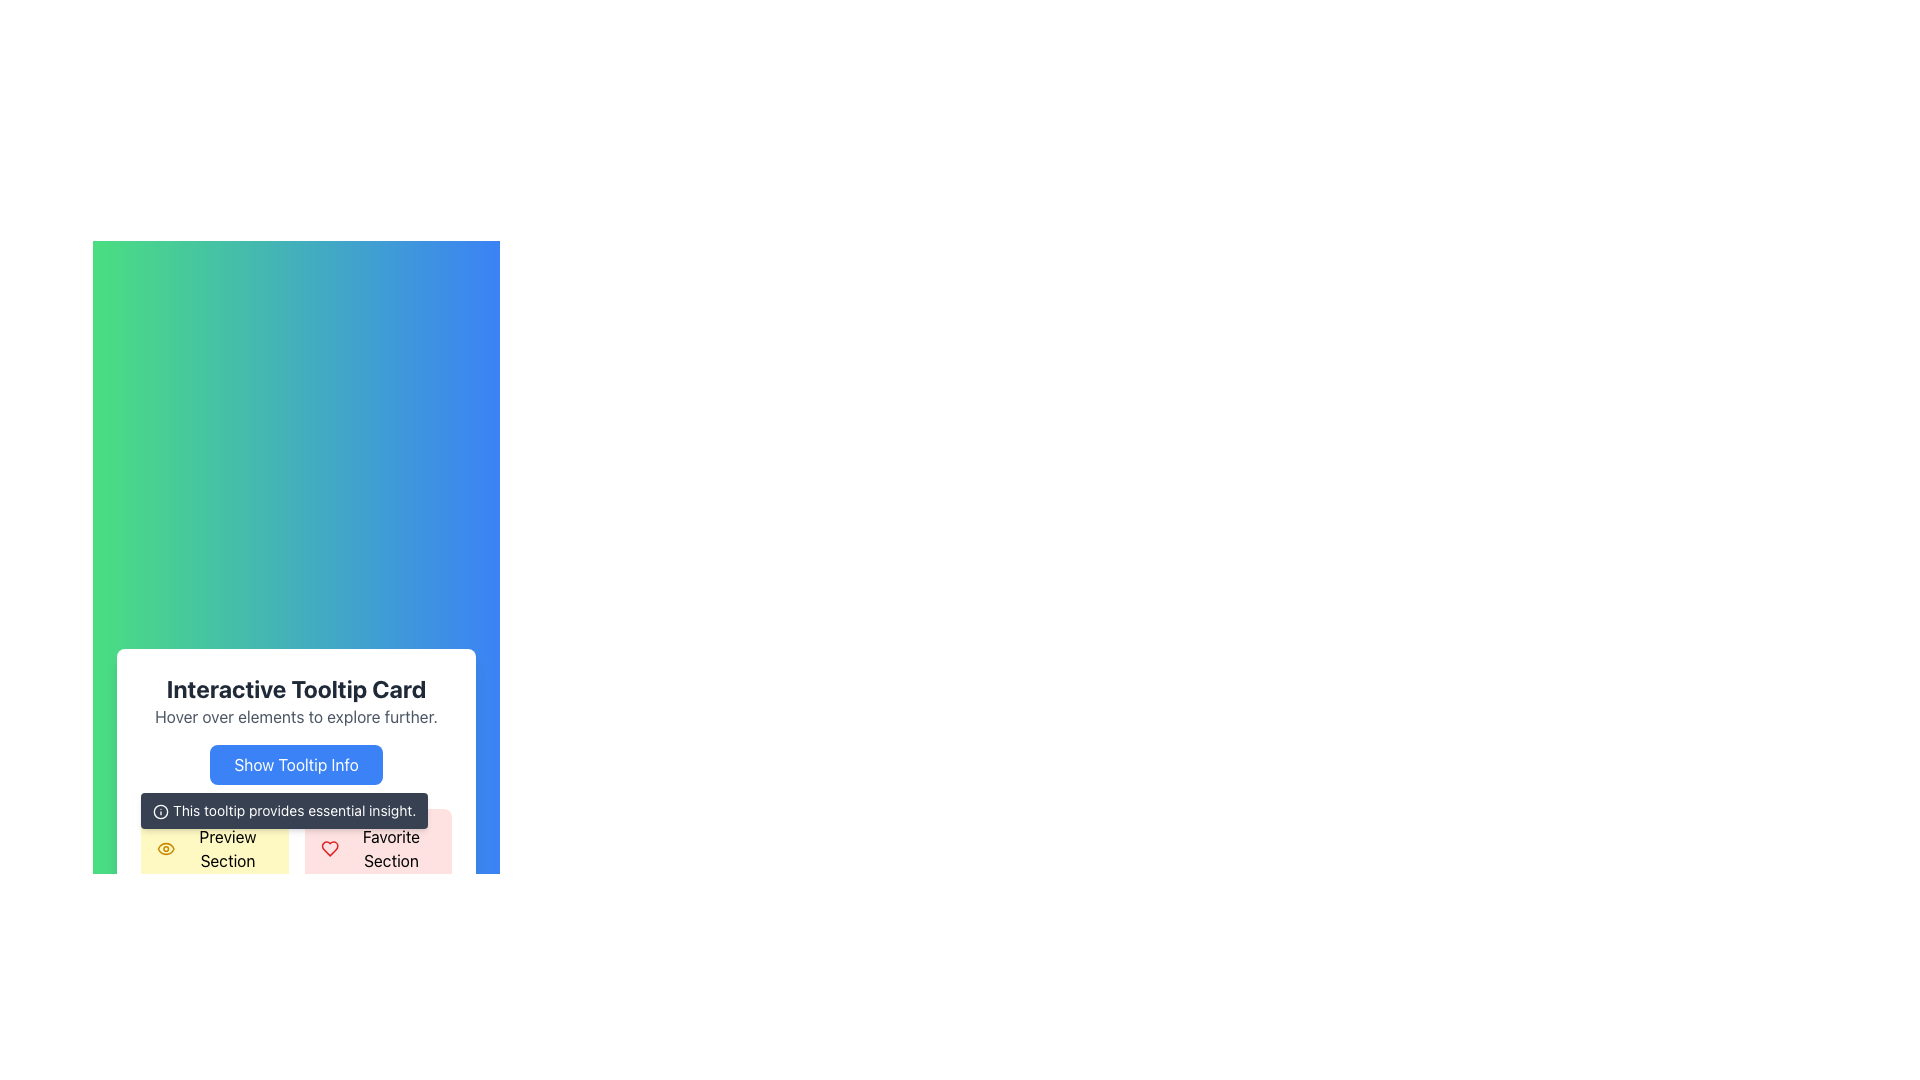 This screenshot has width=1920, height=1080. Describe the element at coordinates (166, 848) in the screenshot. I see `the graphical icon component representing an eye symbol, which has a yellowish color and is located near the bottom center of the application interface` at that location.